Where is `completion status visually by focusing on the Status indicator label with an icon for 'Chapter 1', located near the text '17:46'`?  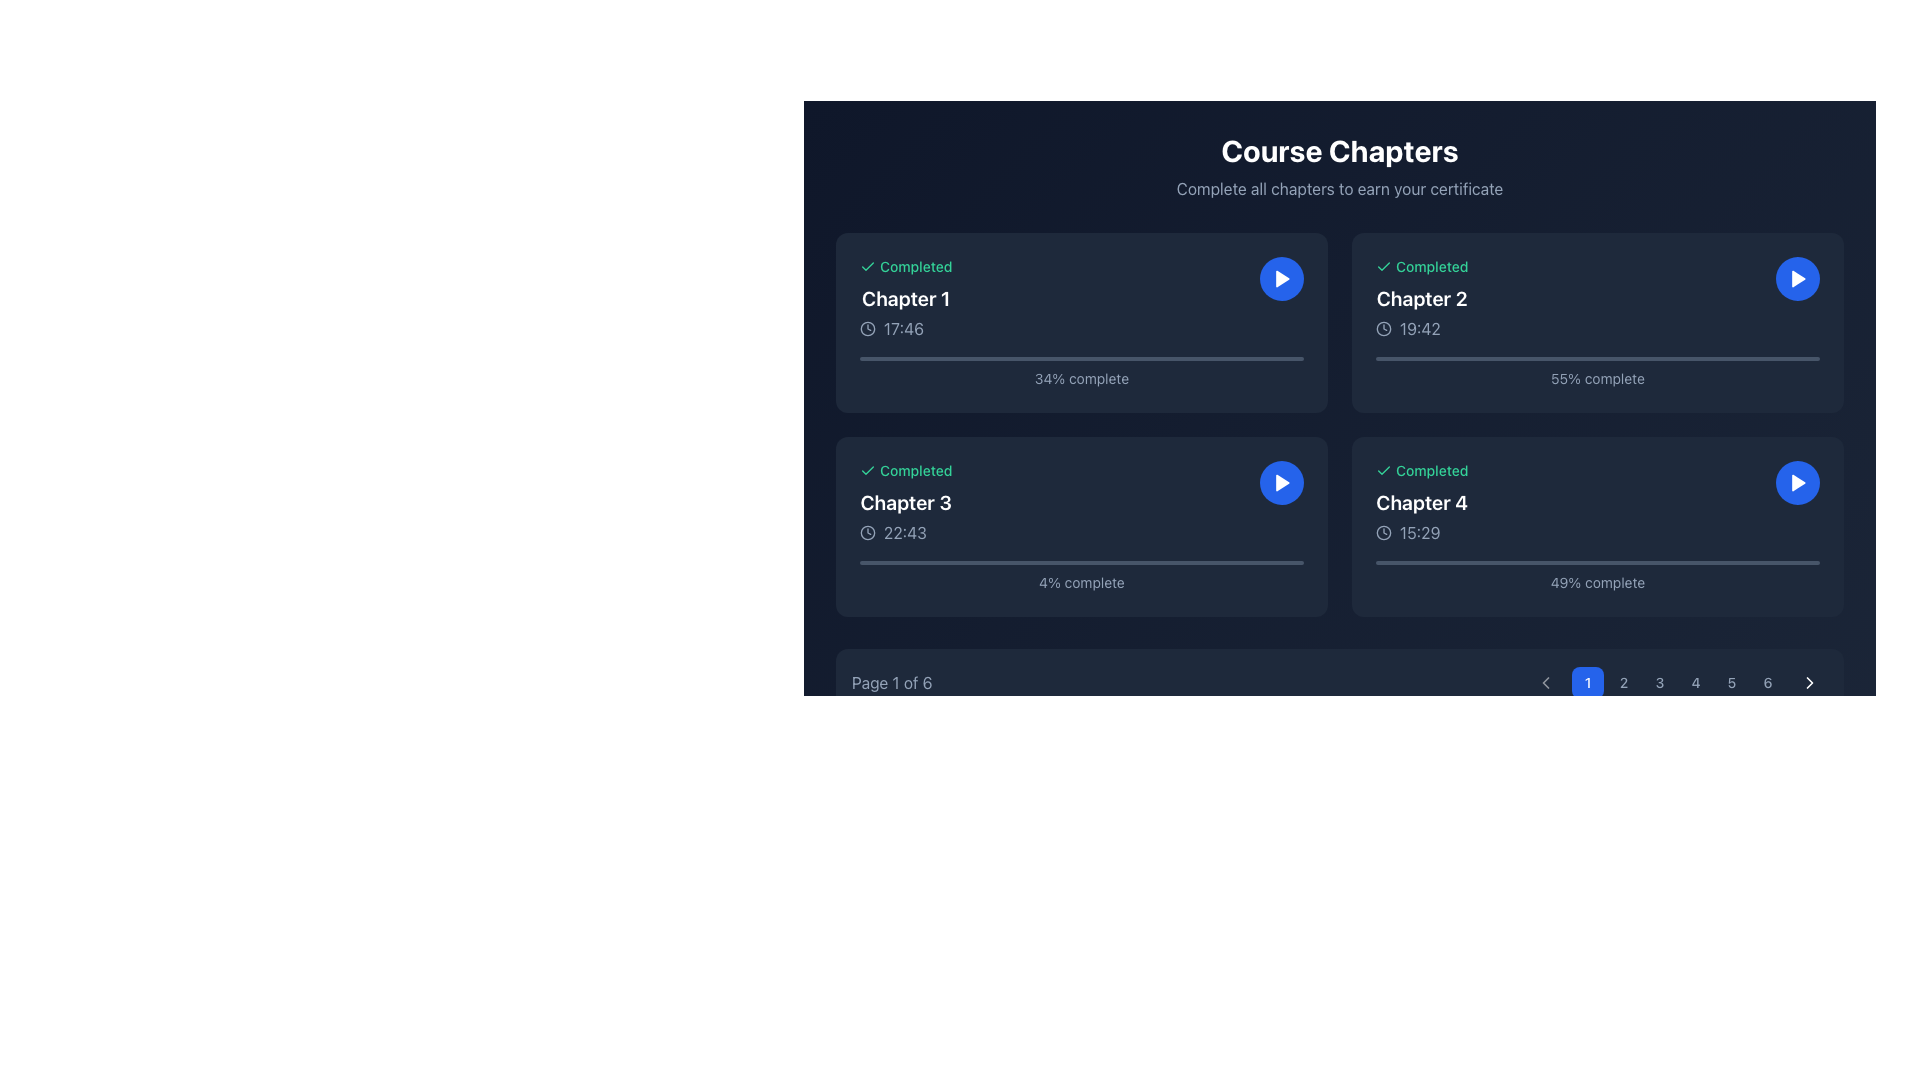 completion status visually by focusing on the Status indicator label with an icon for 'Chapter 1', located near the text '17:46' is located at coordinates (905, 265).